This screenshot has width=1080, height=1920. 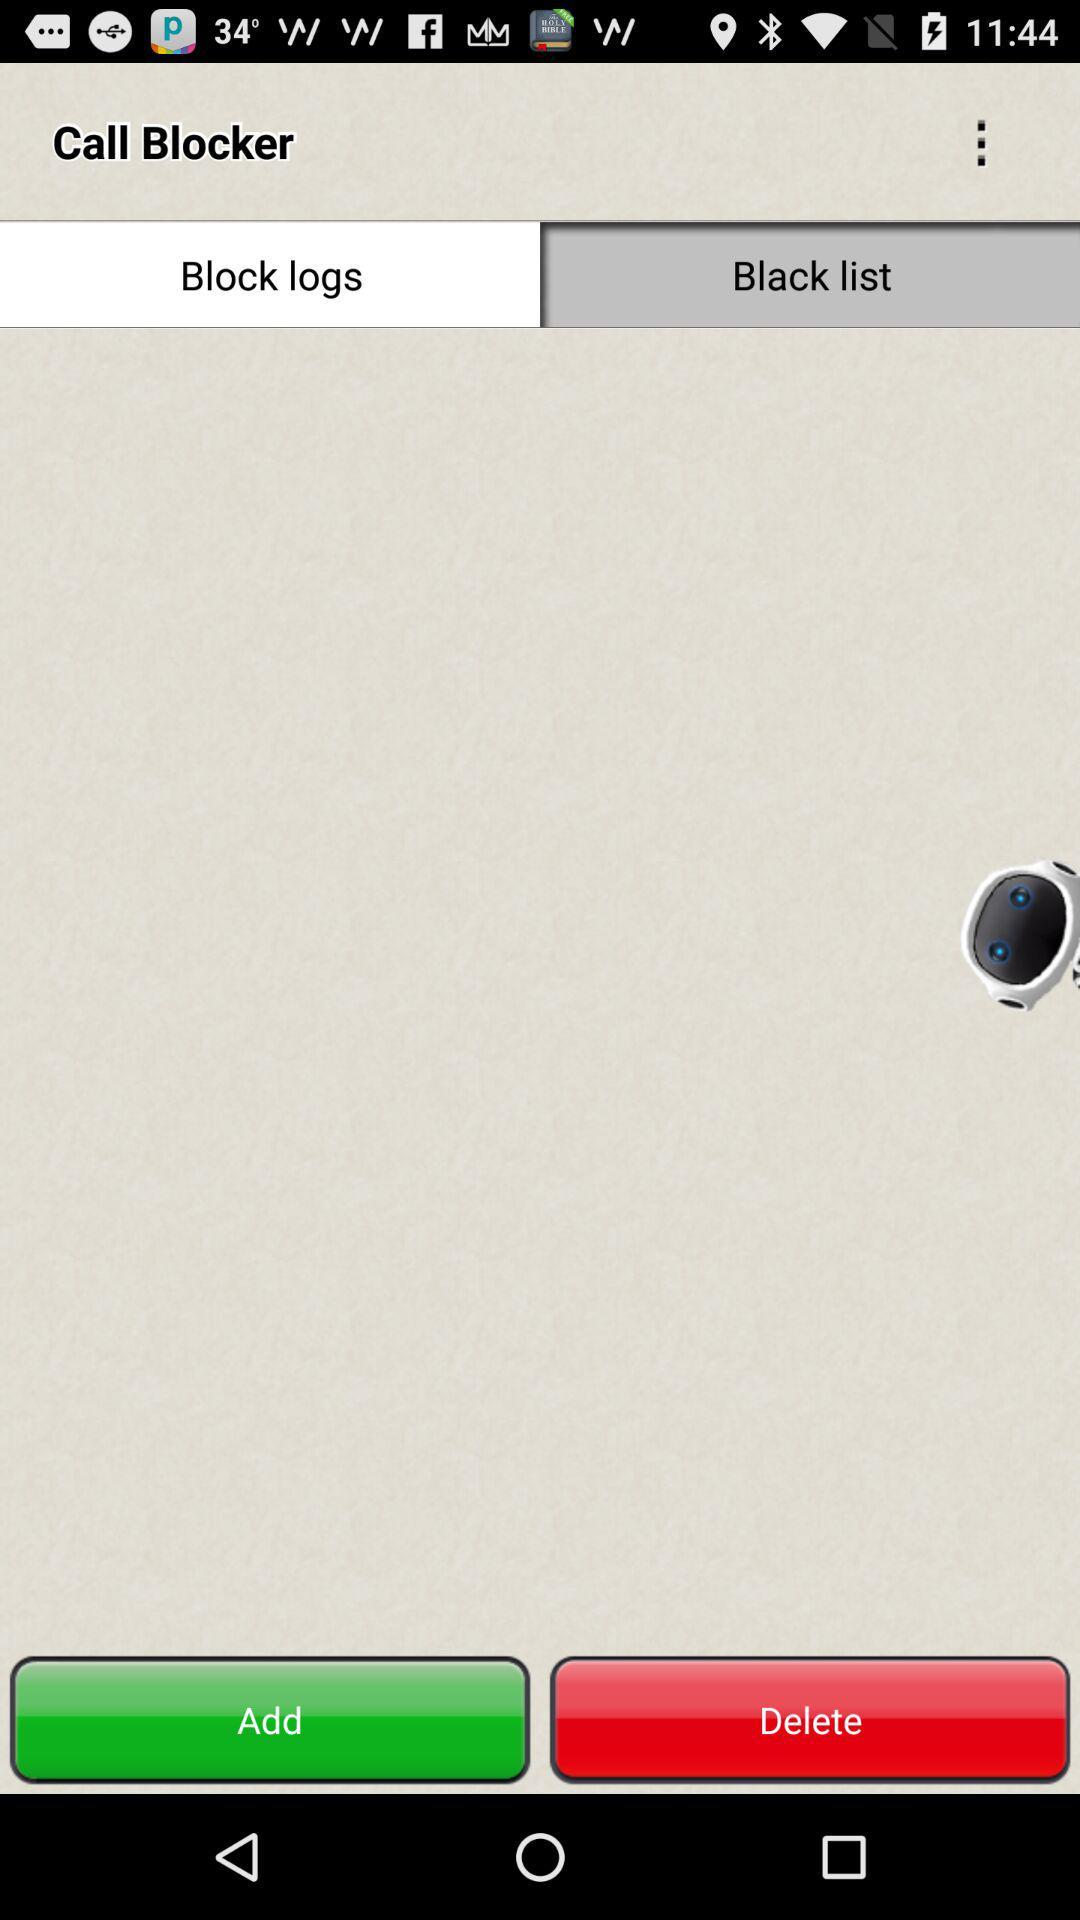 What do you see at coordinates (980, 150) in the screenshot?
I see `the more icon` at bounding box center [980, 150].